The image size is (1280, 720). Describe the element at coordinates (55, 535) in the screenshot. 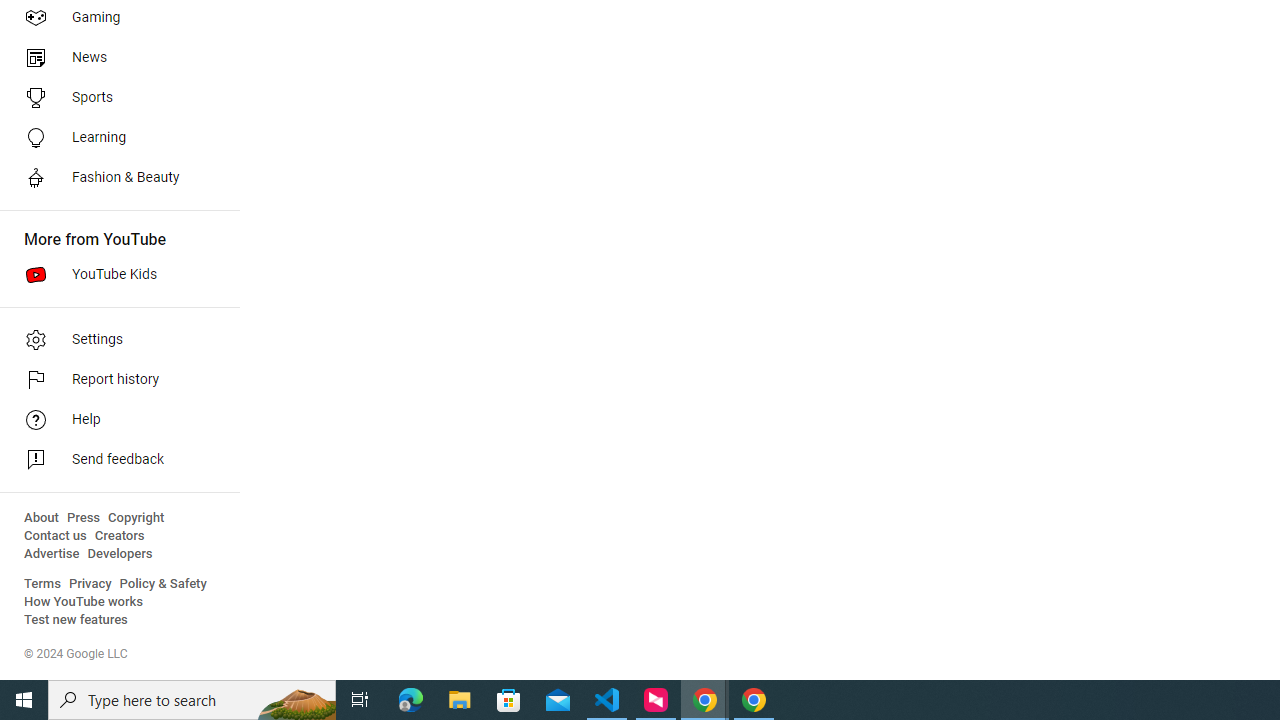

I see `'Contact us'` at that location.